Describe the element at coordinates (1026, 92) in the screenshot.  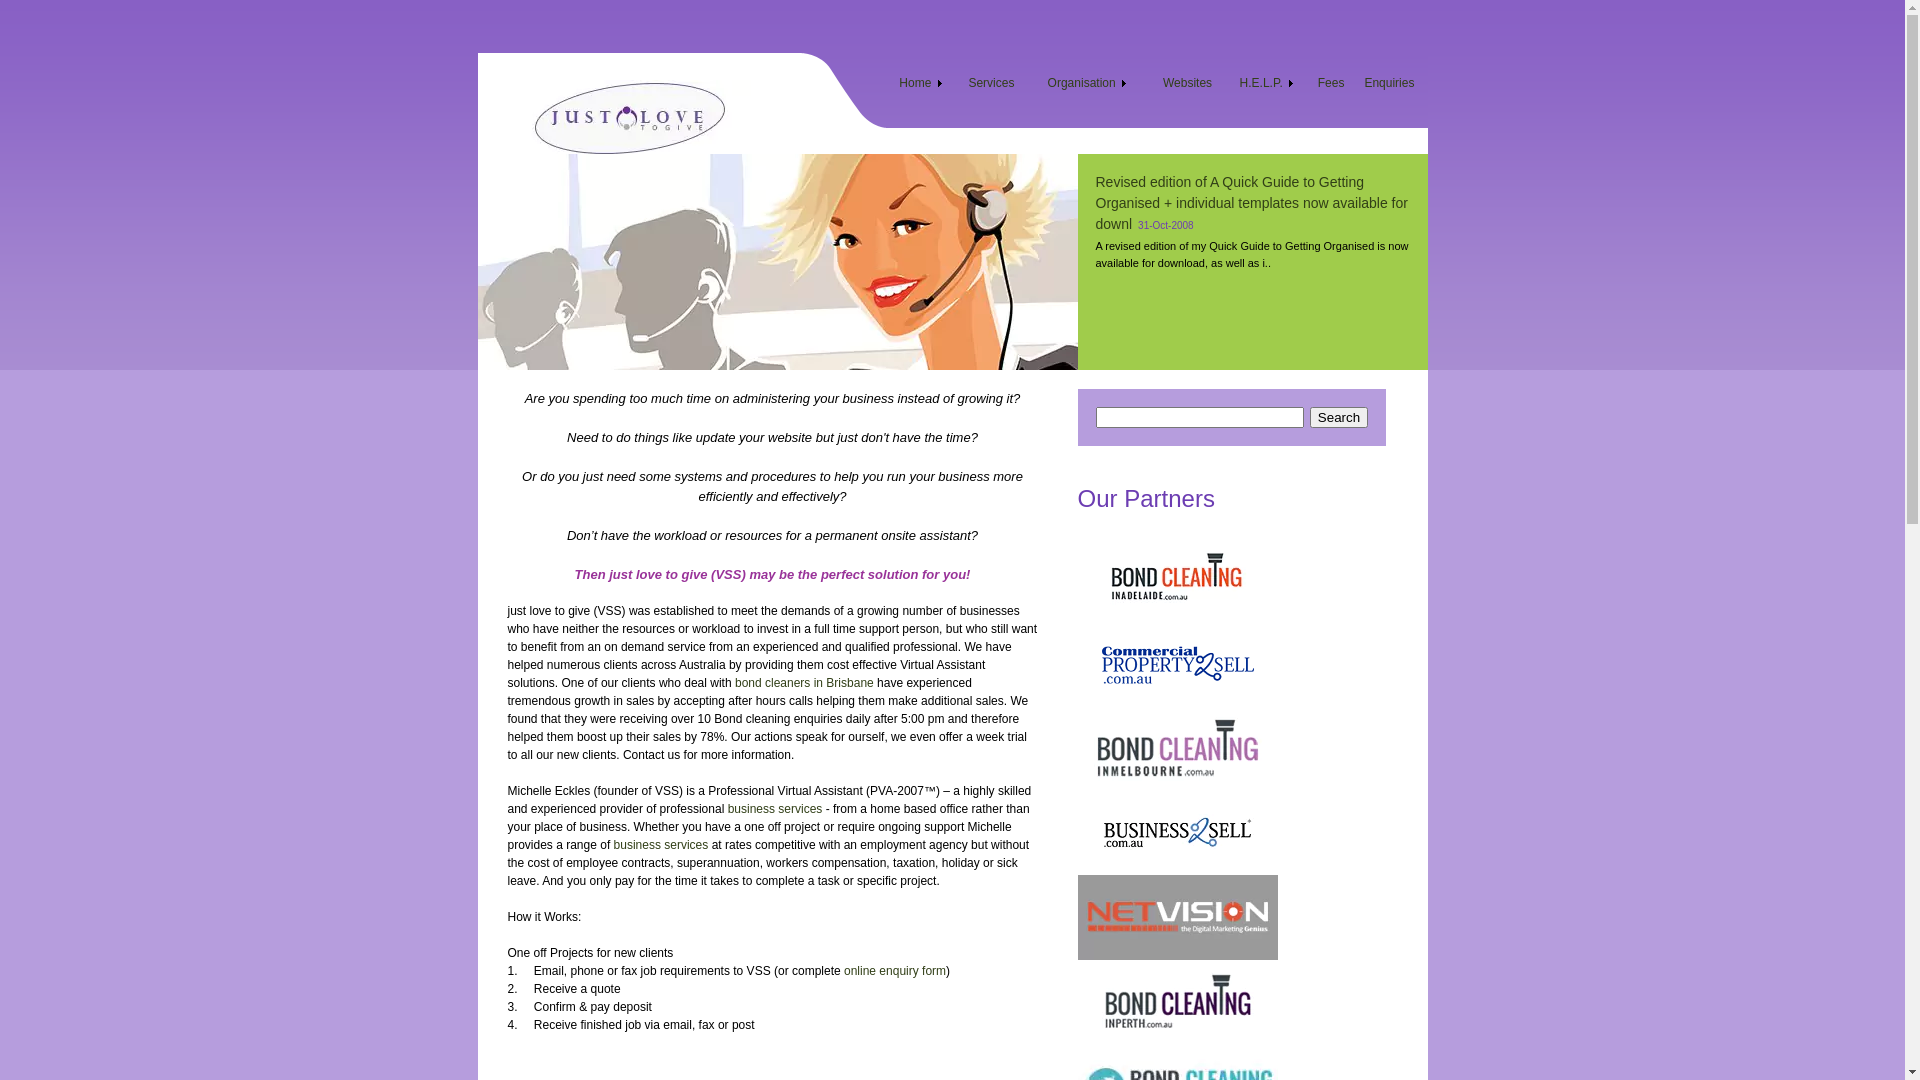
I see `'Organisation'` at that location.